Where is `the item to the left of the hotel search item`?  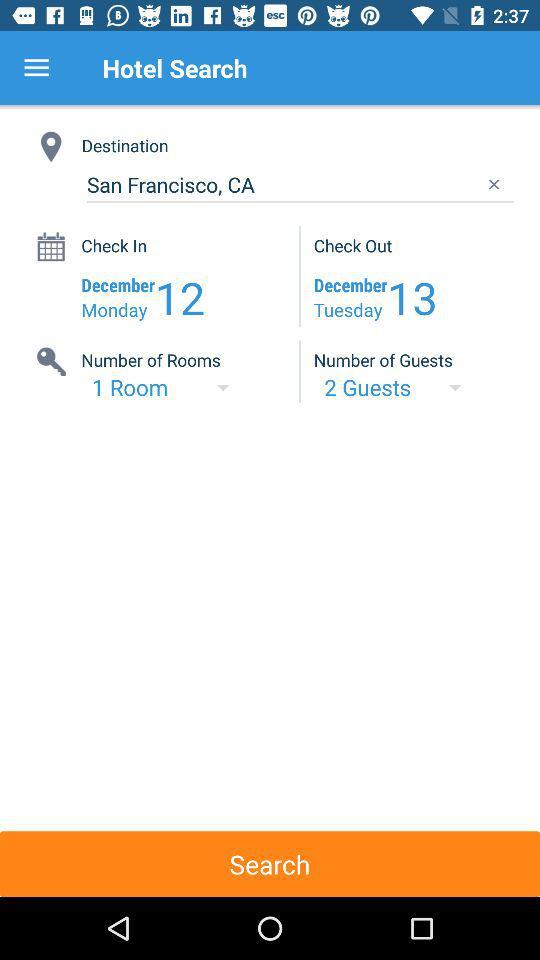 the item to the left of the hotel search item is located at coordinates (36, 68).